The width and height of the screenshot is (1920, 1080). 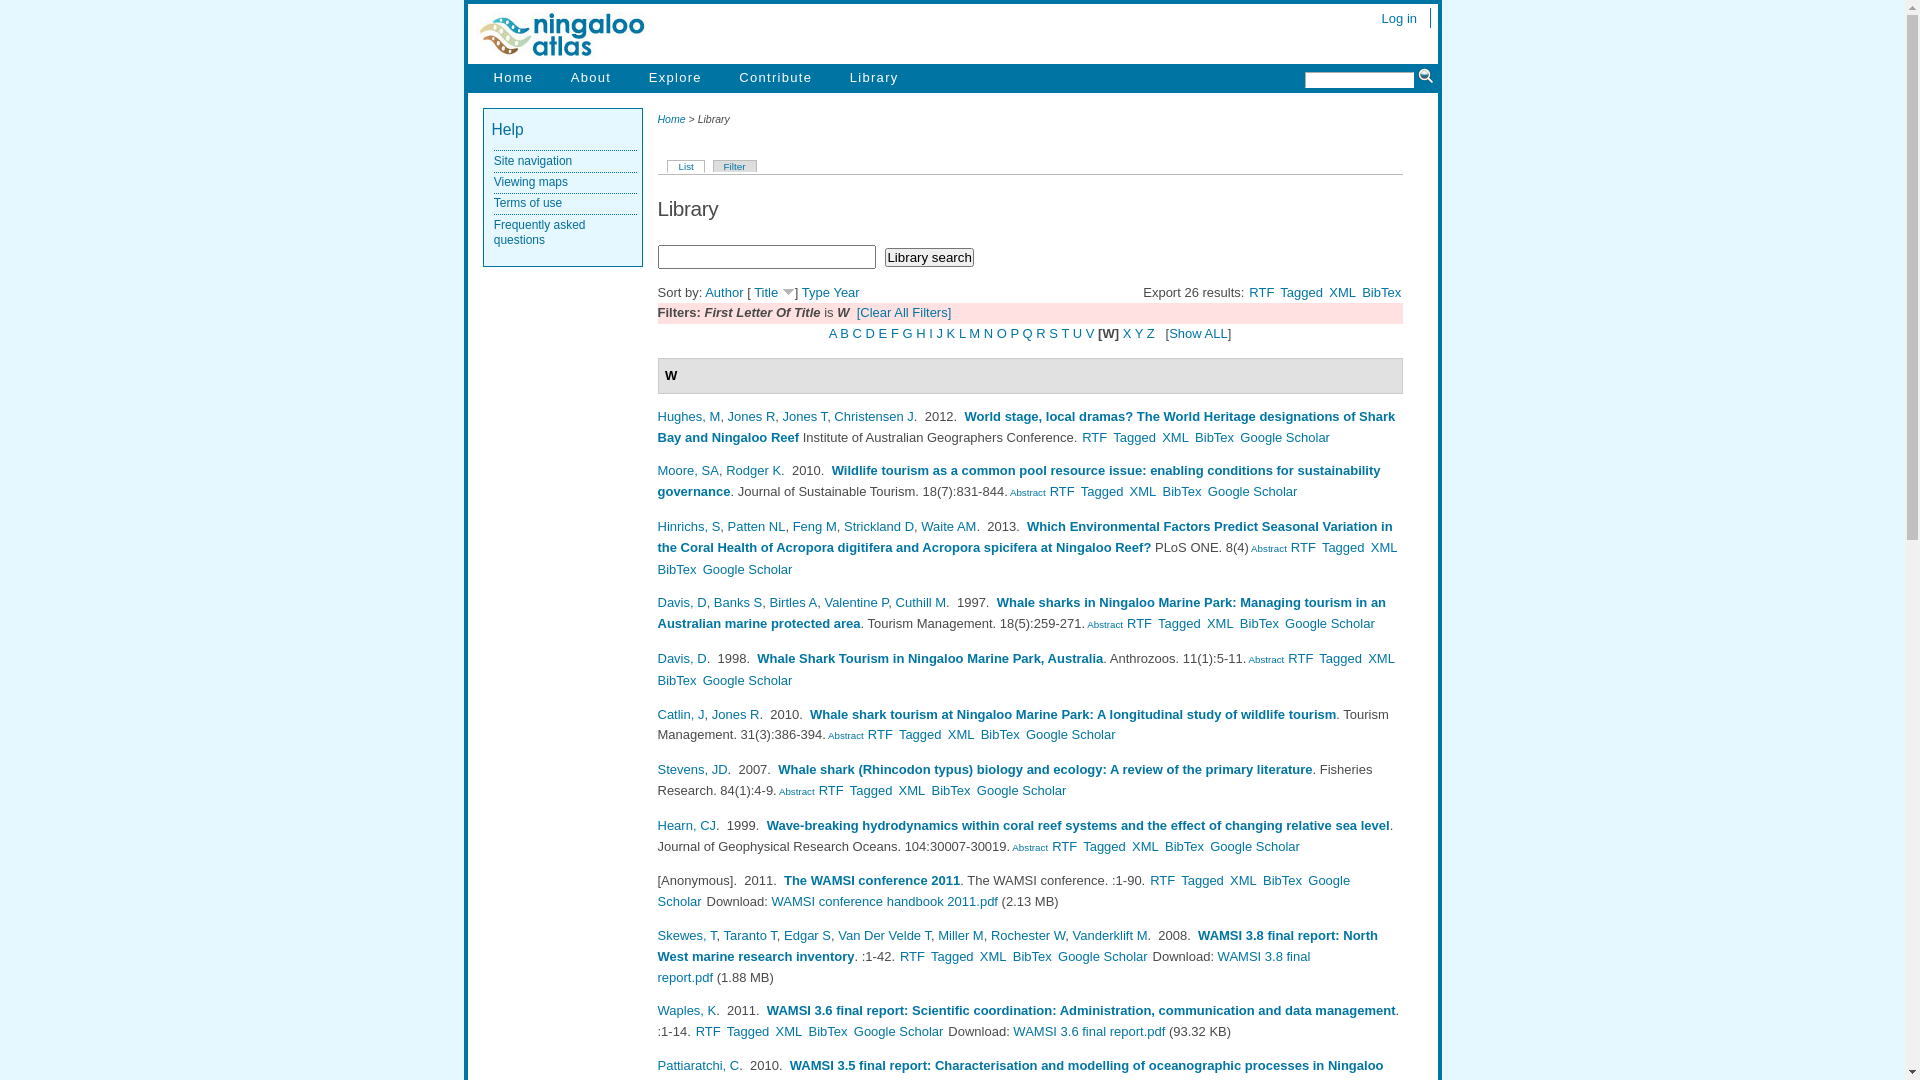 I want to click on 'T', so click(x=1064, y=332).